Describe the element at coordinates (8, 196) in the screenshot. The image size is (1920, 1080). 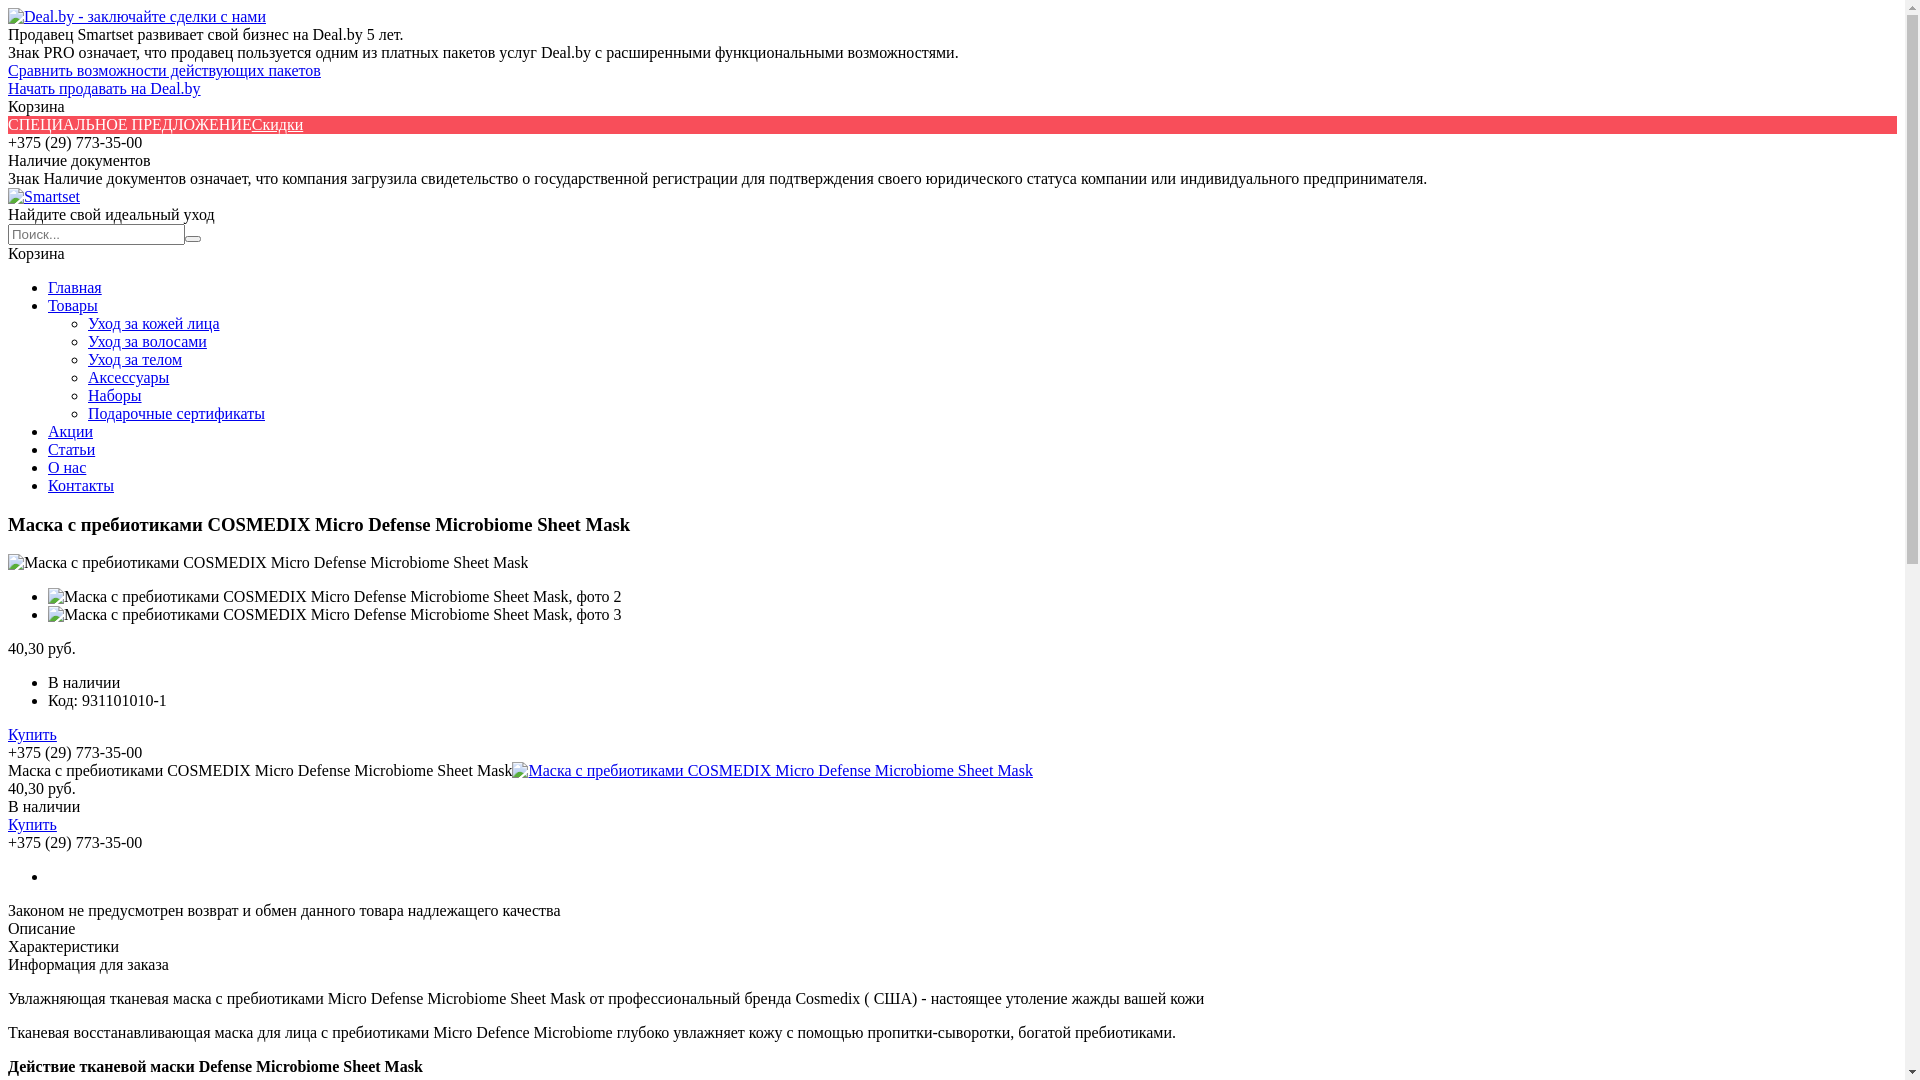
I see `'Smartset'` at that location.